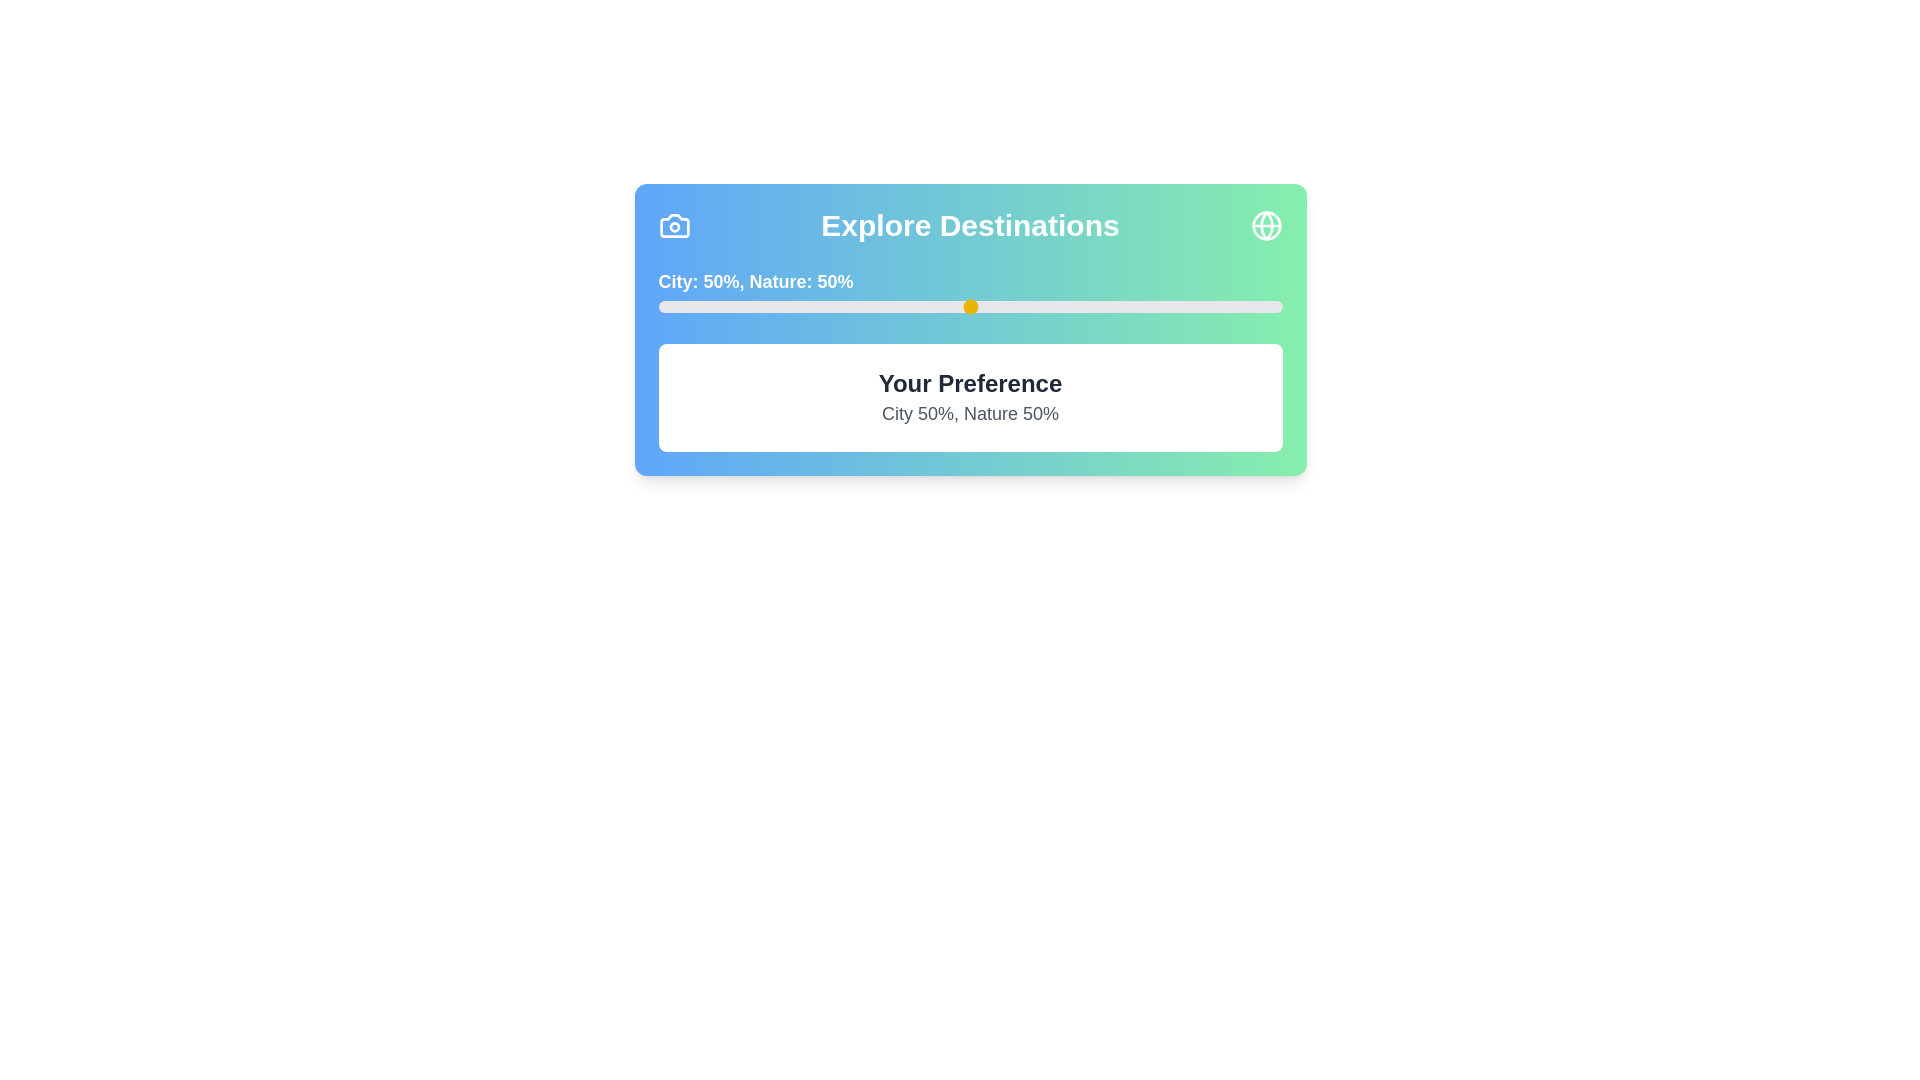  Describe the element at coordinates (677, 307) in the screenshot. I see `the slider to set the Nature preference to 3%` at that location.